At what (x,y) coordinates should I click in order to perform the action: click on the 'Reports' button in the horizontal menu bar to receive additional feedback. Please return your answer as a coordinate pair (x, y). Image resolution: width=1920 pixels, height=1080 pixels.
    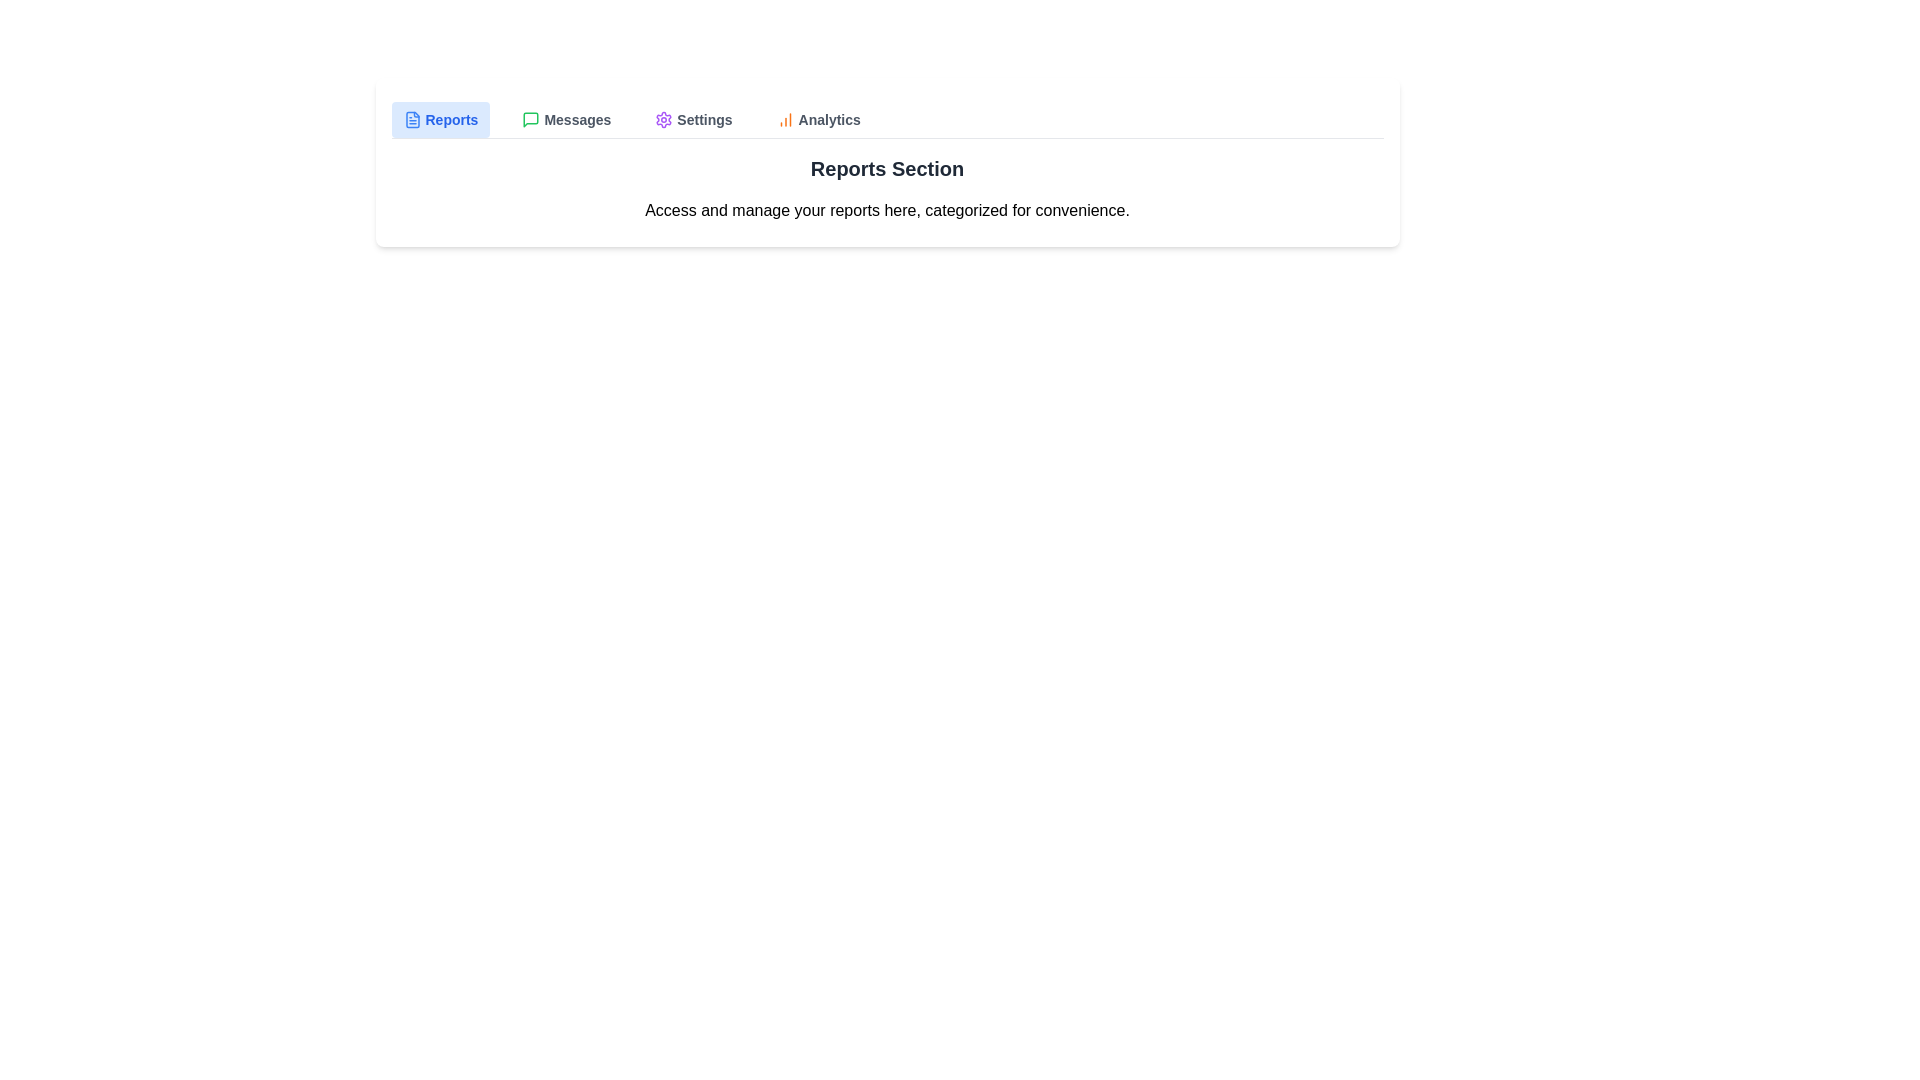
    Looking at the image, I should click on (440, 119).